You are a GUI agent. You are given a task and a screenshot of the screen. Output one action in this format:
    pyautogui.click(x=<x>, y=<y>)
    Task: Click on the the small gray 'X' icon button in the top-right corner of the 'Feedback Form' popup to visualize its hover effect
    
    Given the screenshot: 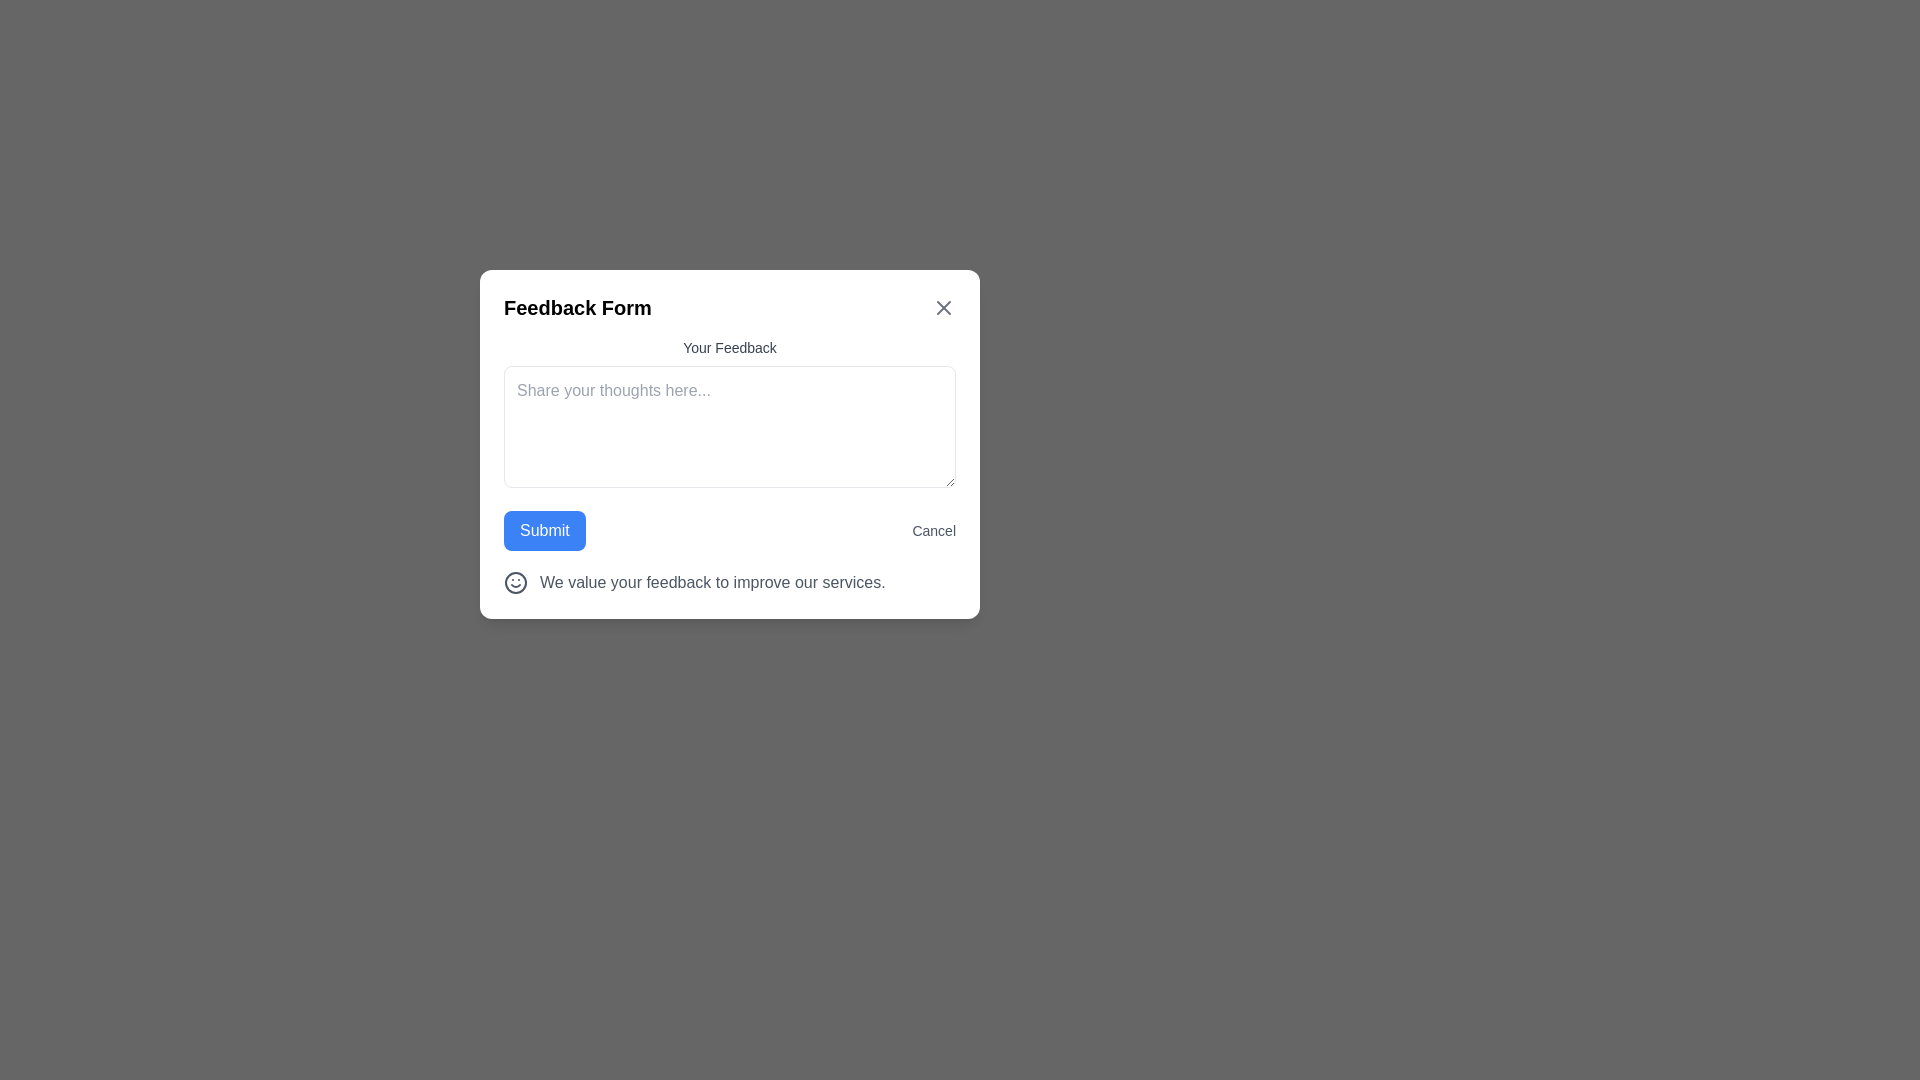 What is the action you would take?
    pyautogui.click(x=943, y=308)
    